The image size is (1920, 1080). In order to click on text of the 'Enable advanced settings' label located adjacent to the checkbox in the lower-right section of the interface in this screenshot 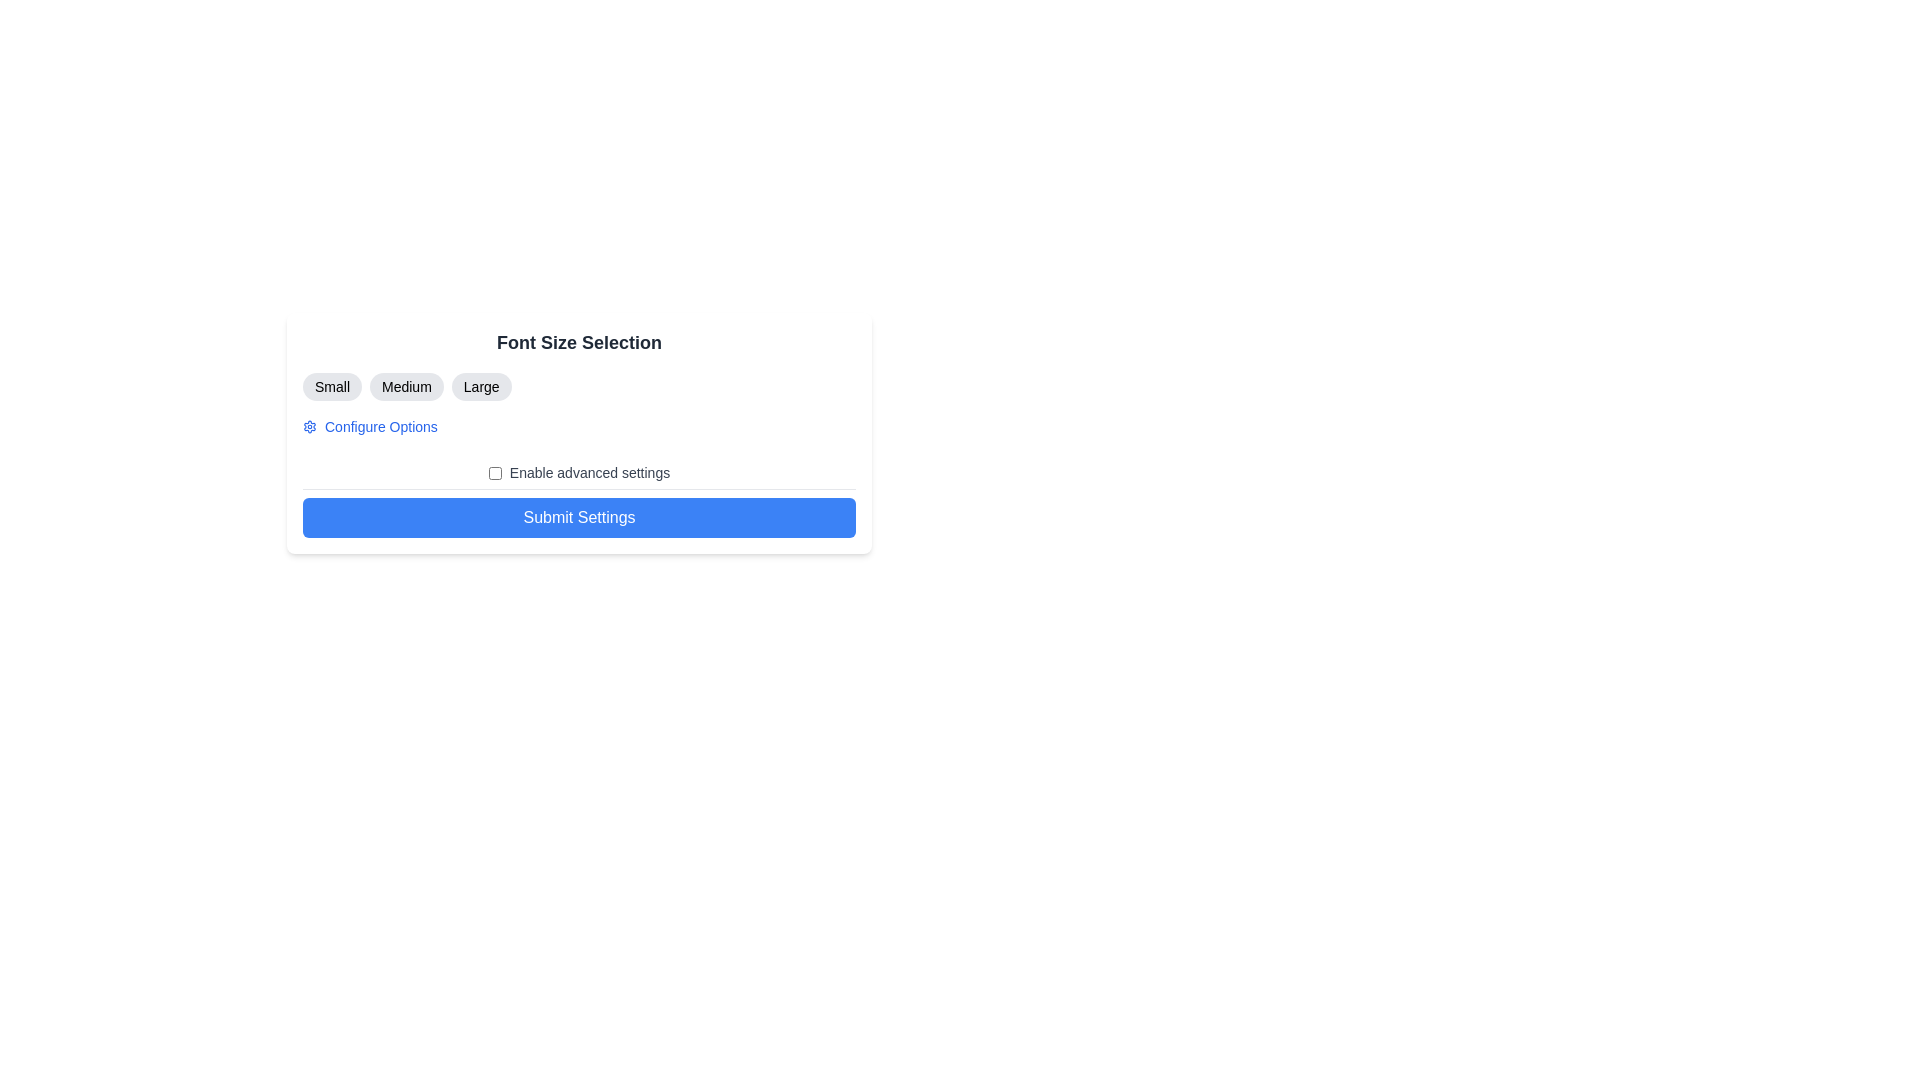, I will do `click(589, 473)`.